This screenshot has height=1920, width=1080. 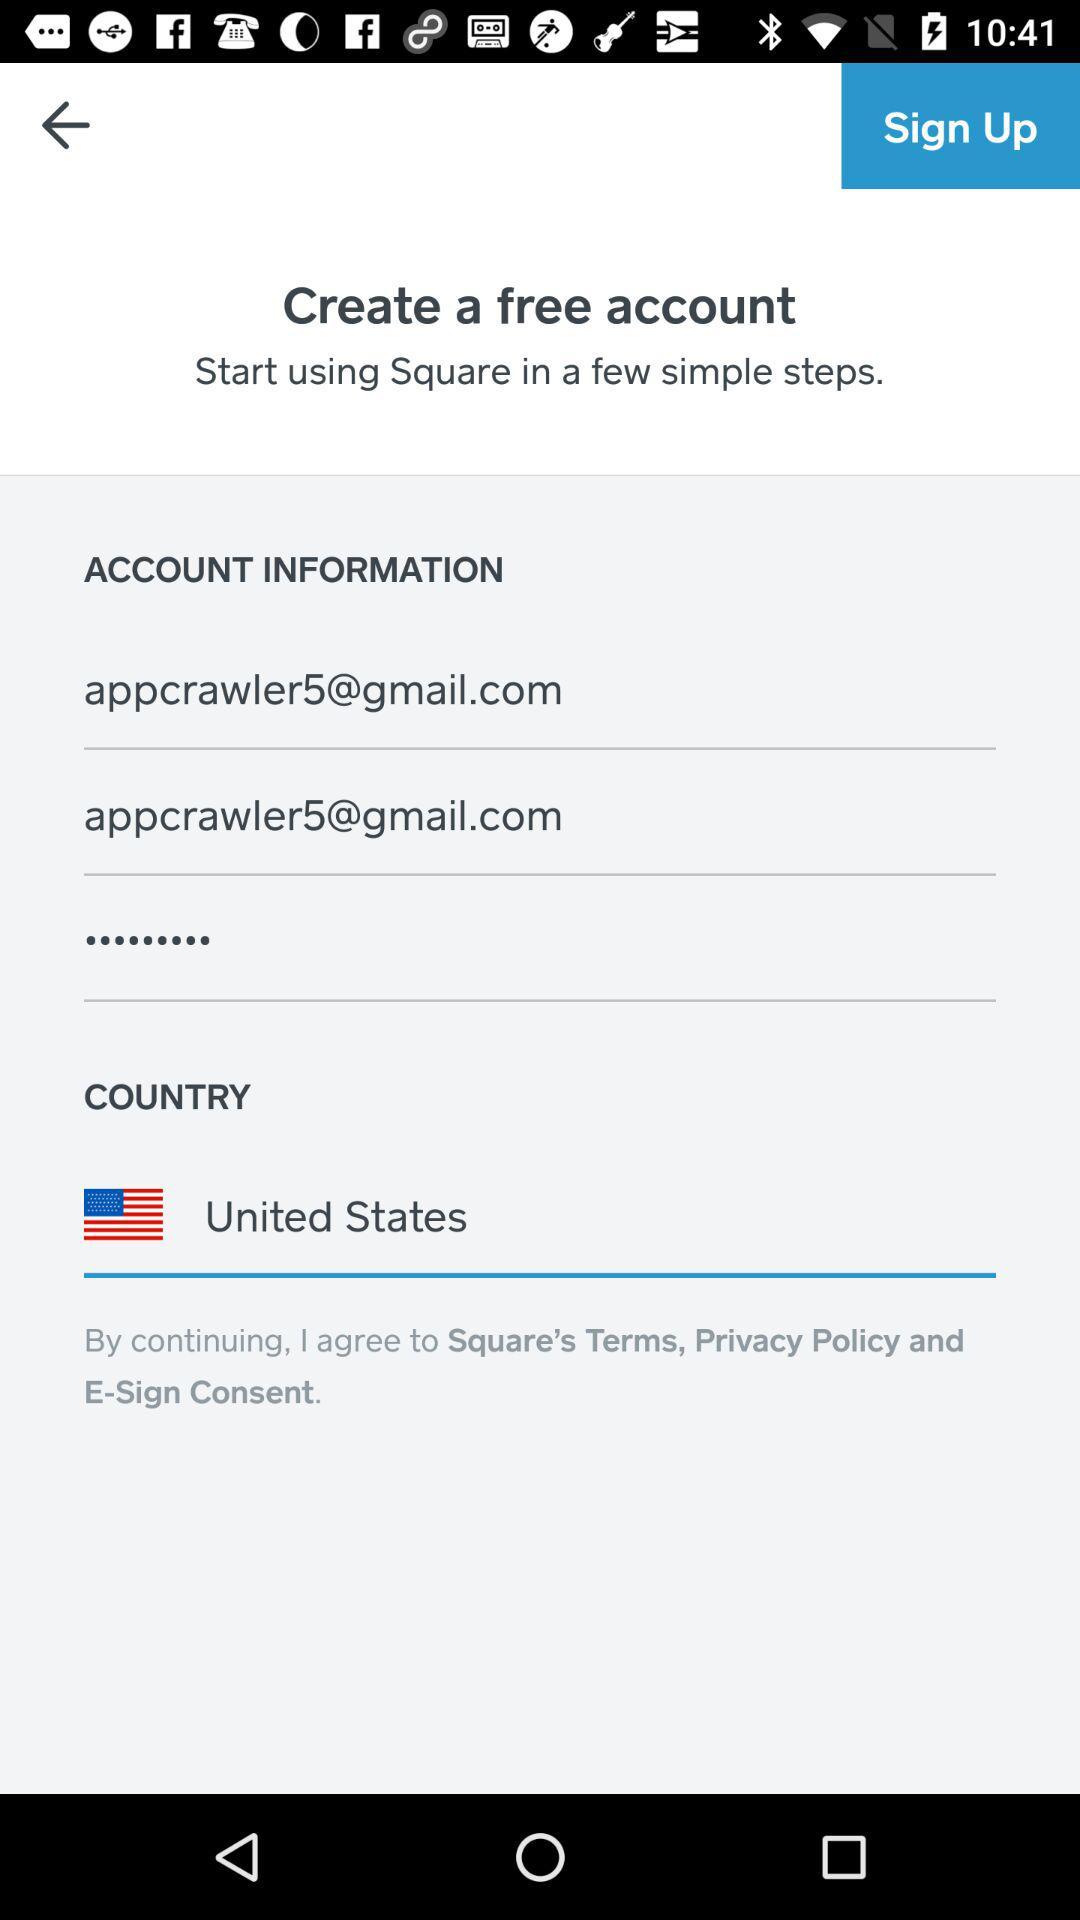 I want to click on start using square icon, so click(x=538, y=369).